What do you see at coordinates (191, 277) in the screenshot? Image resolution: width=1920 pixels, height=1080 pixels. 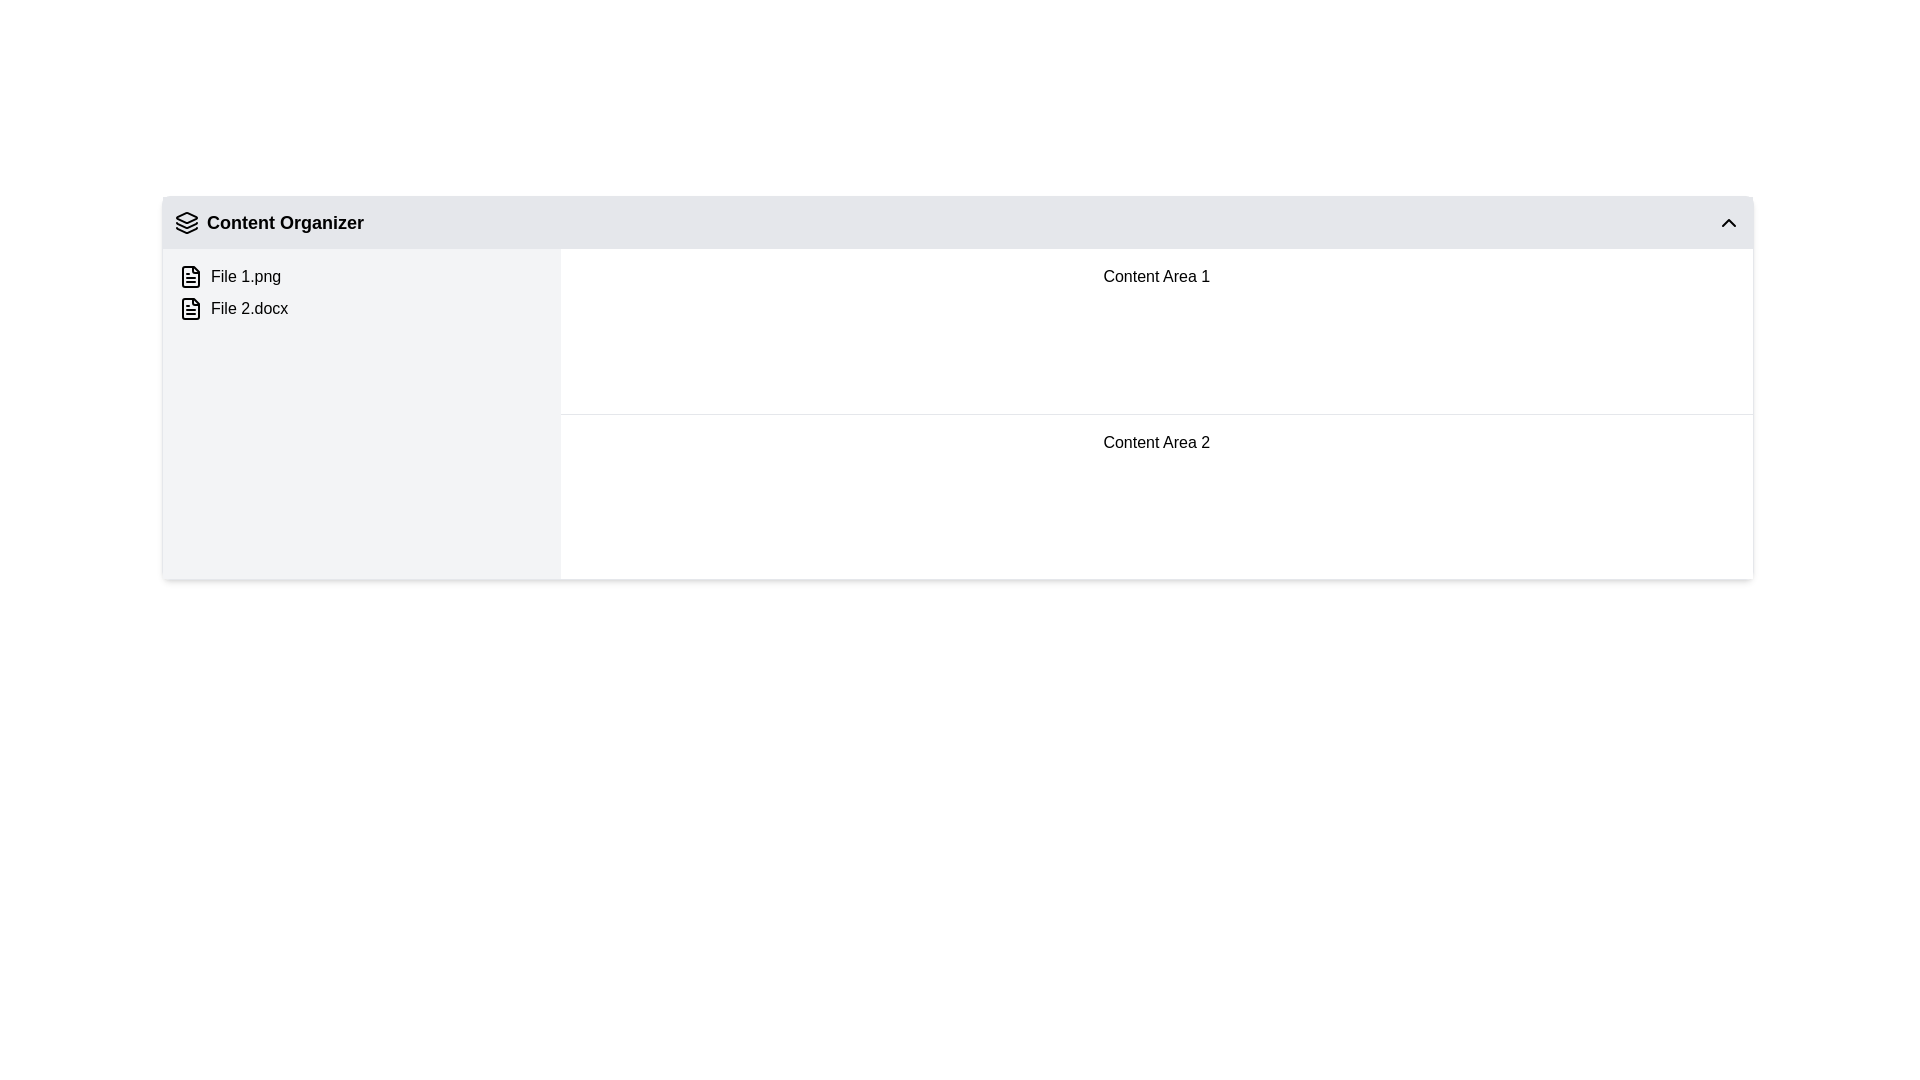 I see `the document outline icon located to the left of the file name 'File 1.png' in the first row of the file list` at bounding box center [191, 277].